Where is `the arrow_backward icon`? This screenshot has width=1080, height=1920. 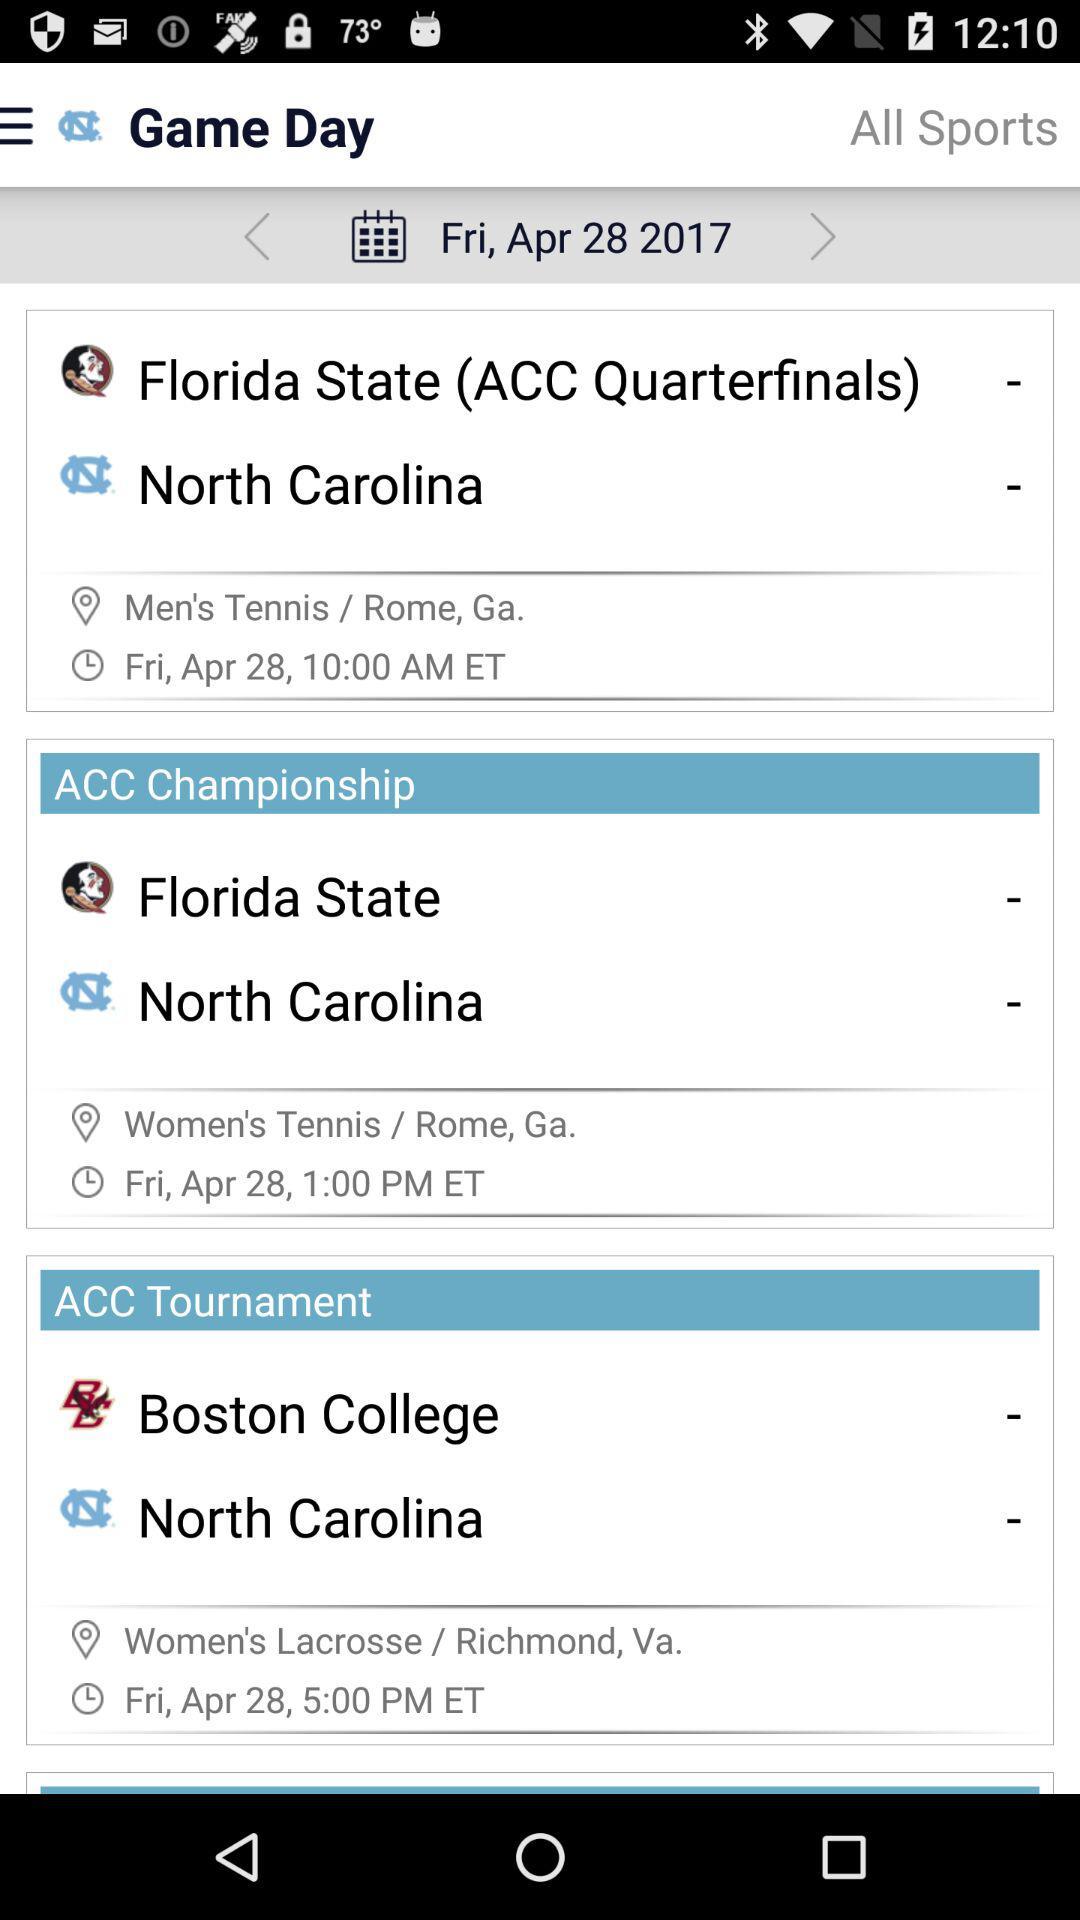 the arrow_backward icon is located at coordinates (255, 251).